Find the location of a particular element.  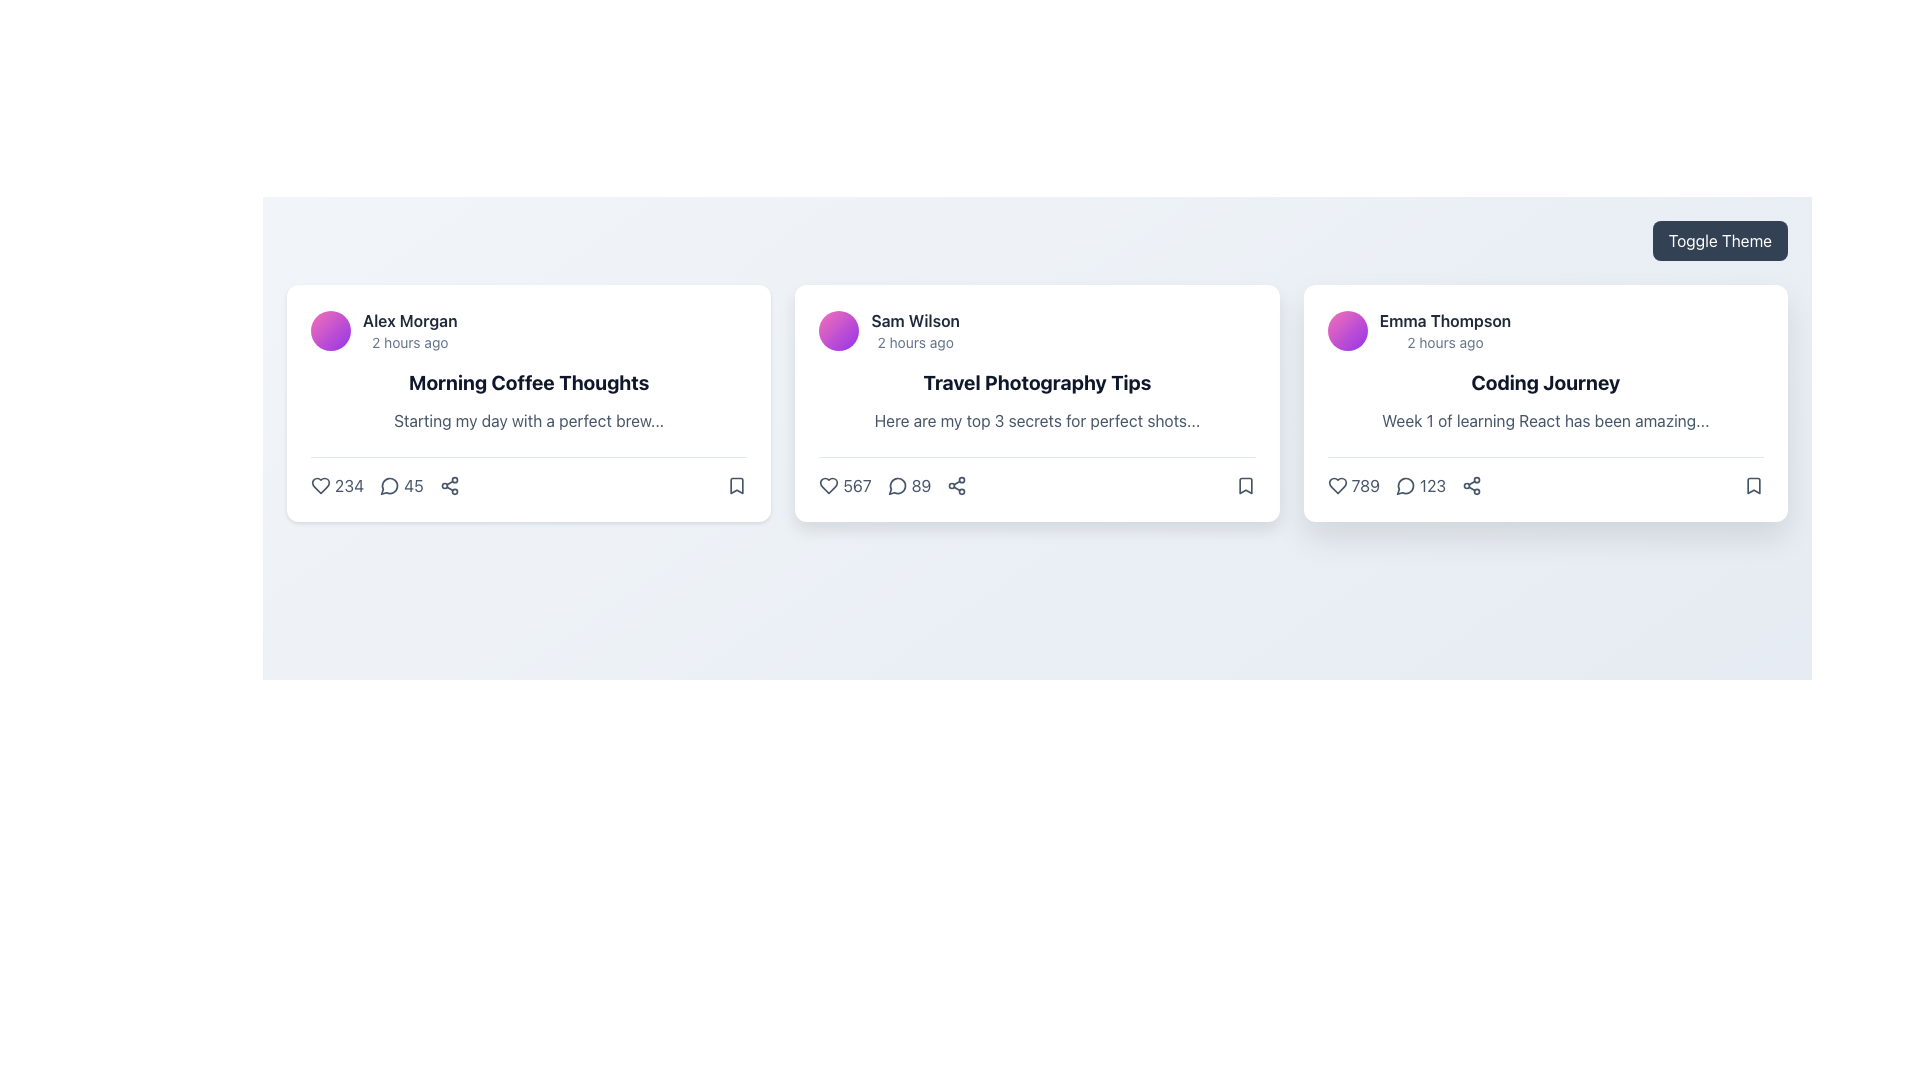

the Comment count indicator and button located in the middle card's footer is located at coordinates (908, 486).